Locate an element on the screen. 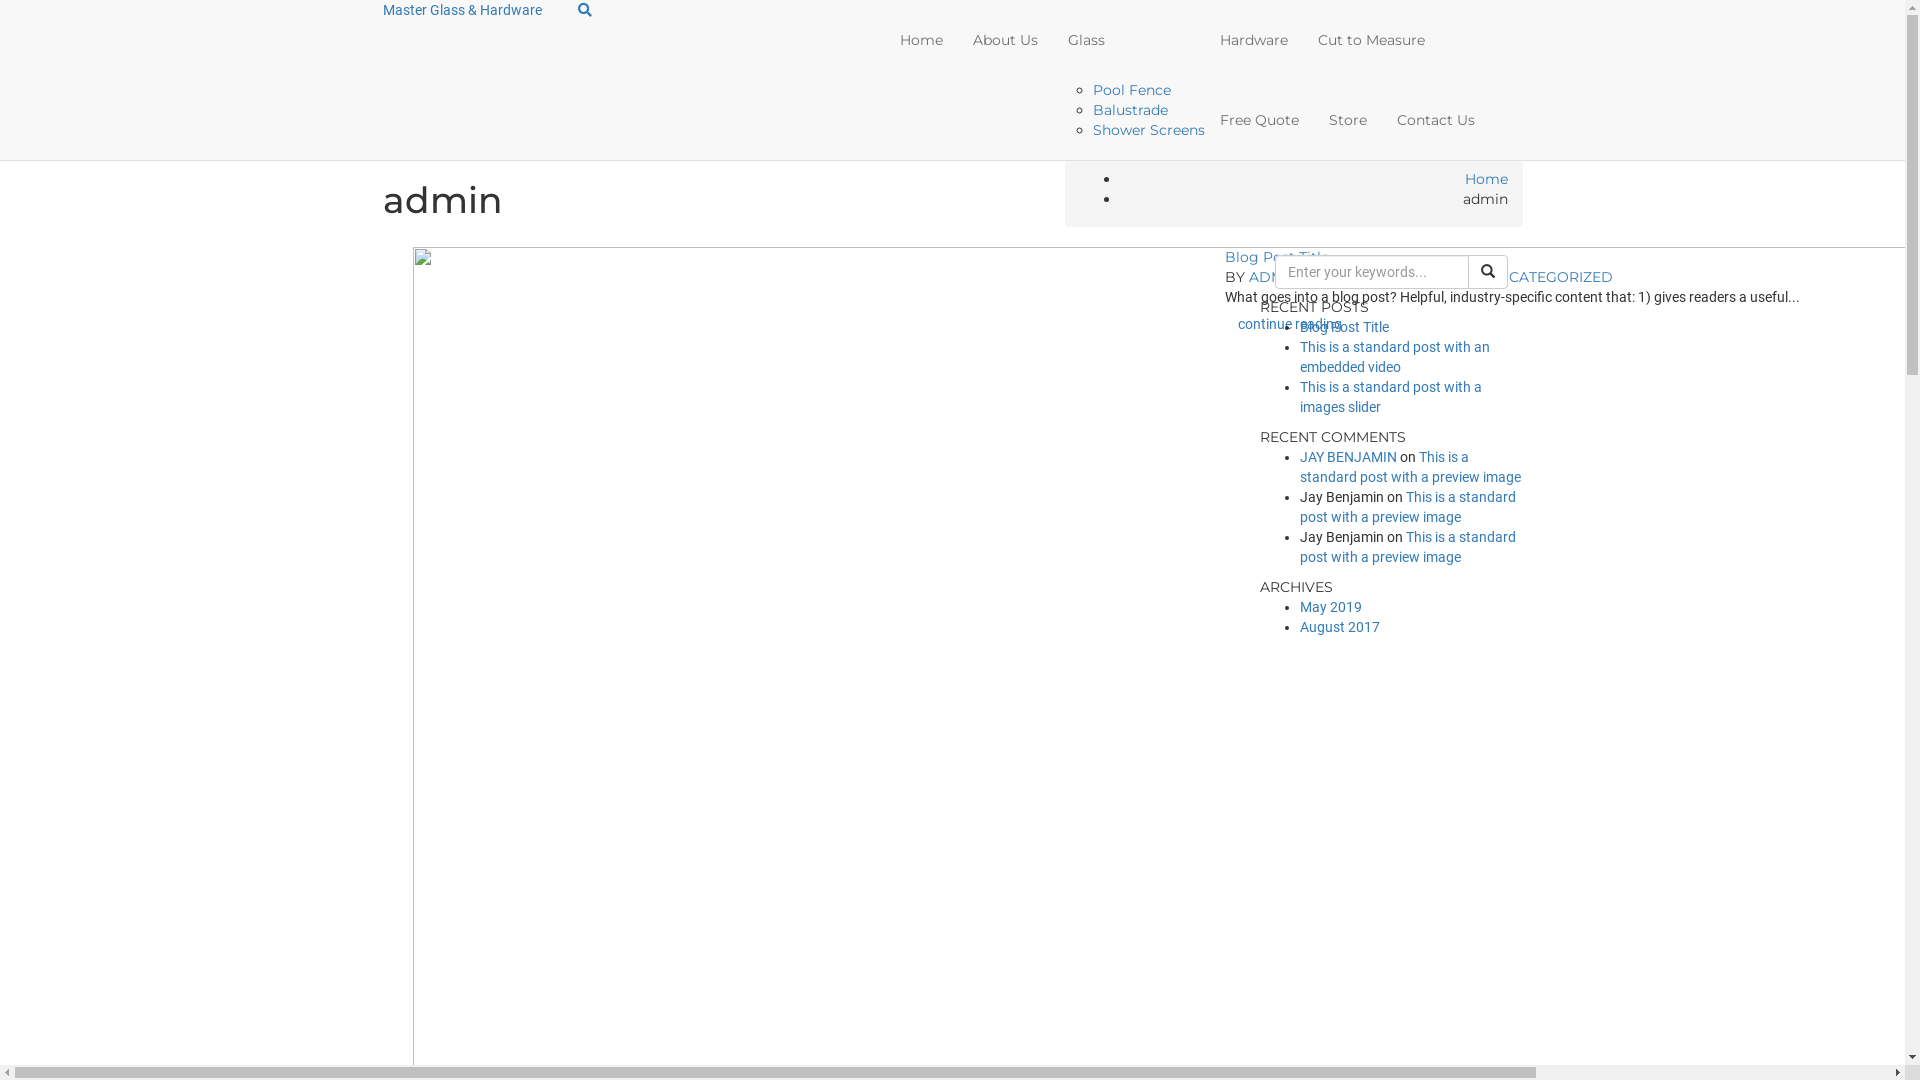 The width and height of the screenshot is (1920, 1080). 'Contact Us' is located at coordinates (1434, 119).